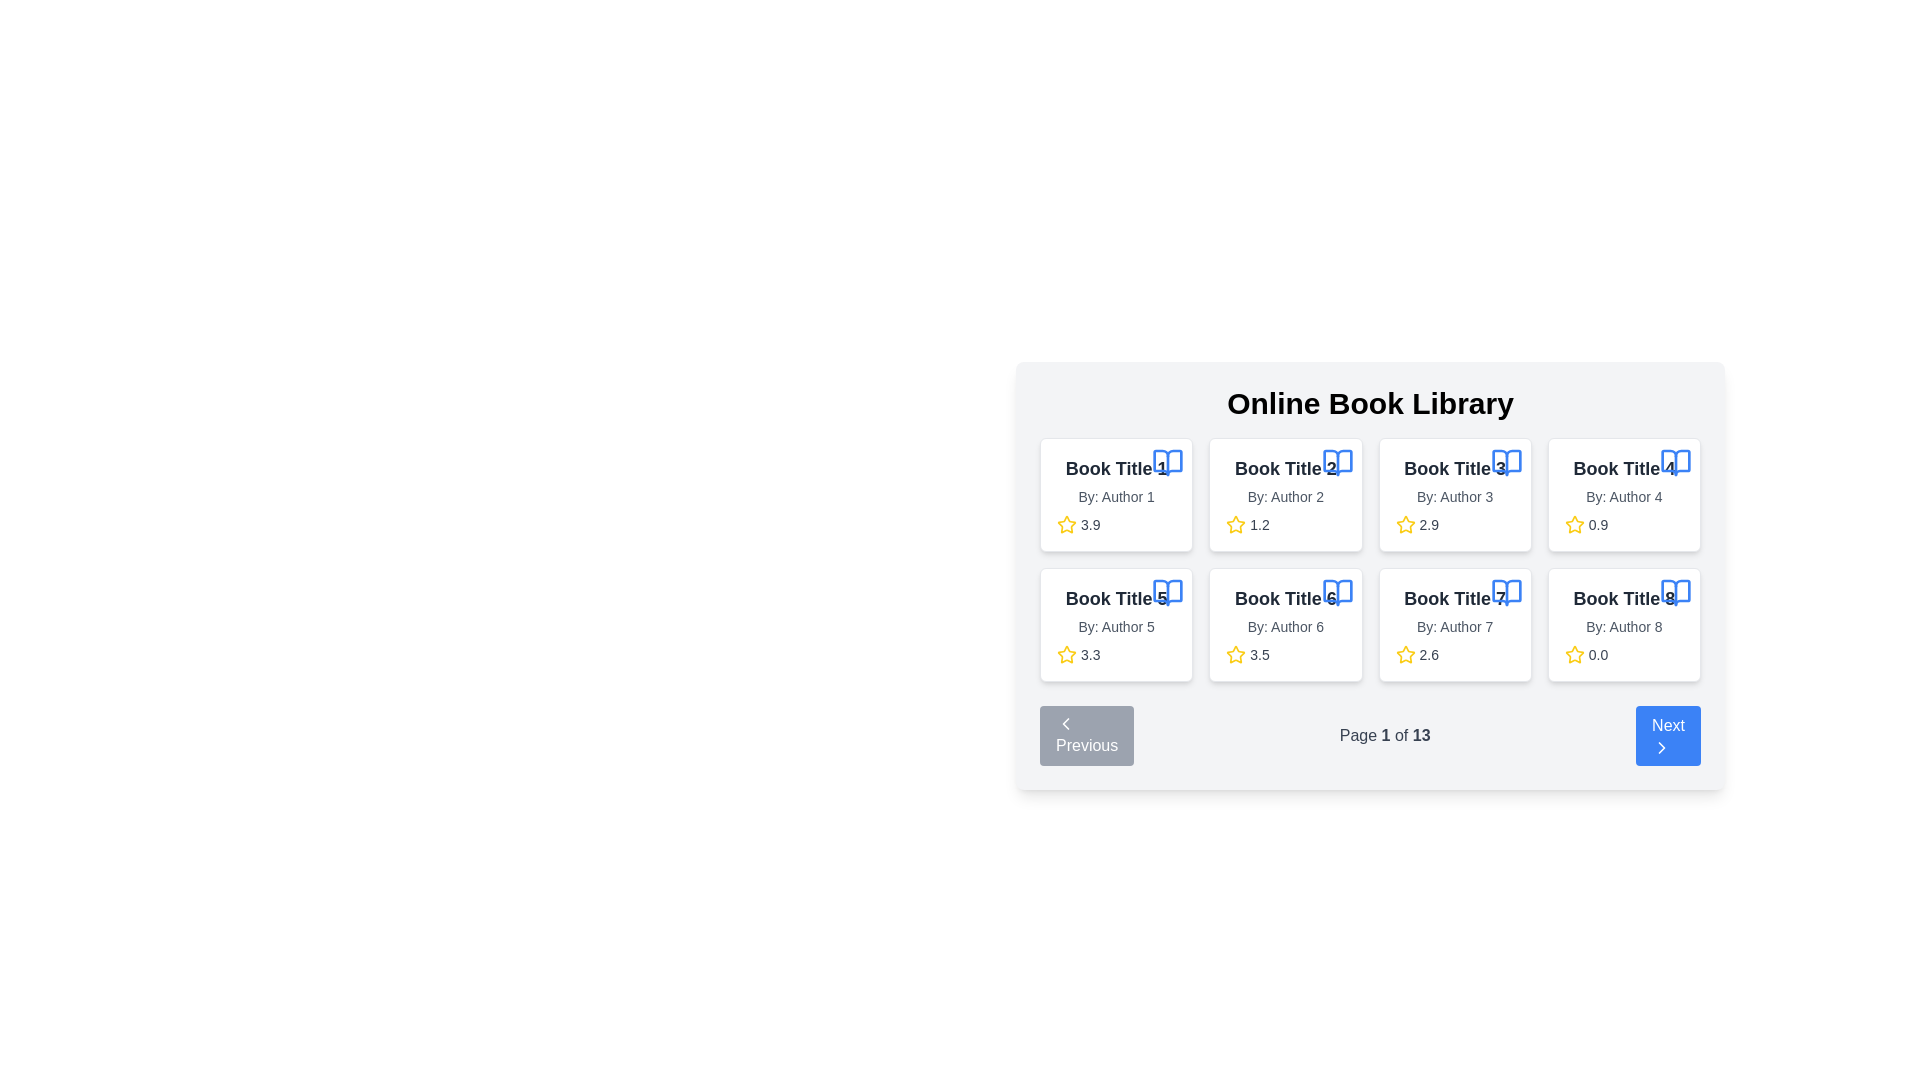 The height and width of the screenshot is (1080, 1920). What do you see at coordinates (1285, 626) in the screenshot?
I see `the text label that provides information about the author of the book, located in the sixth card of the grid, directly below the book title 'Book Title 6'` at bounding box center [1285, 626].